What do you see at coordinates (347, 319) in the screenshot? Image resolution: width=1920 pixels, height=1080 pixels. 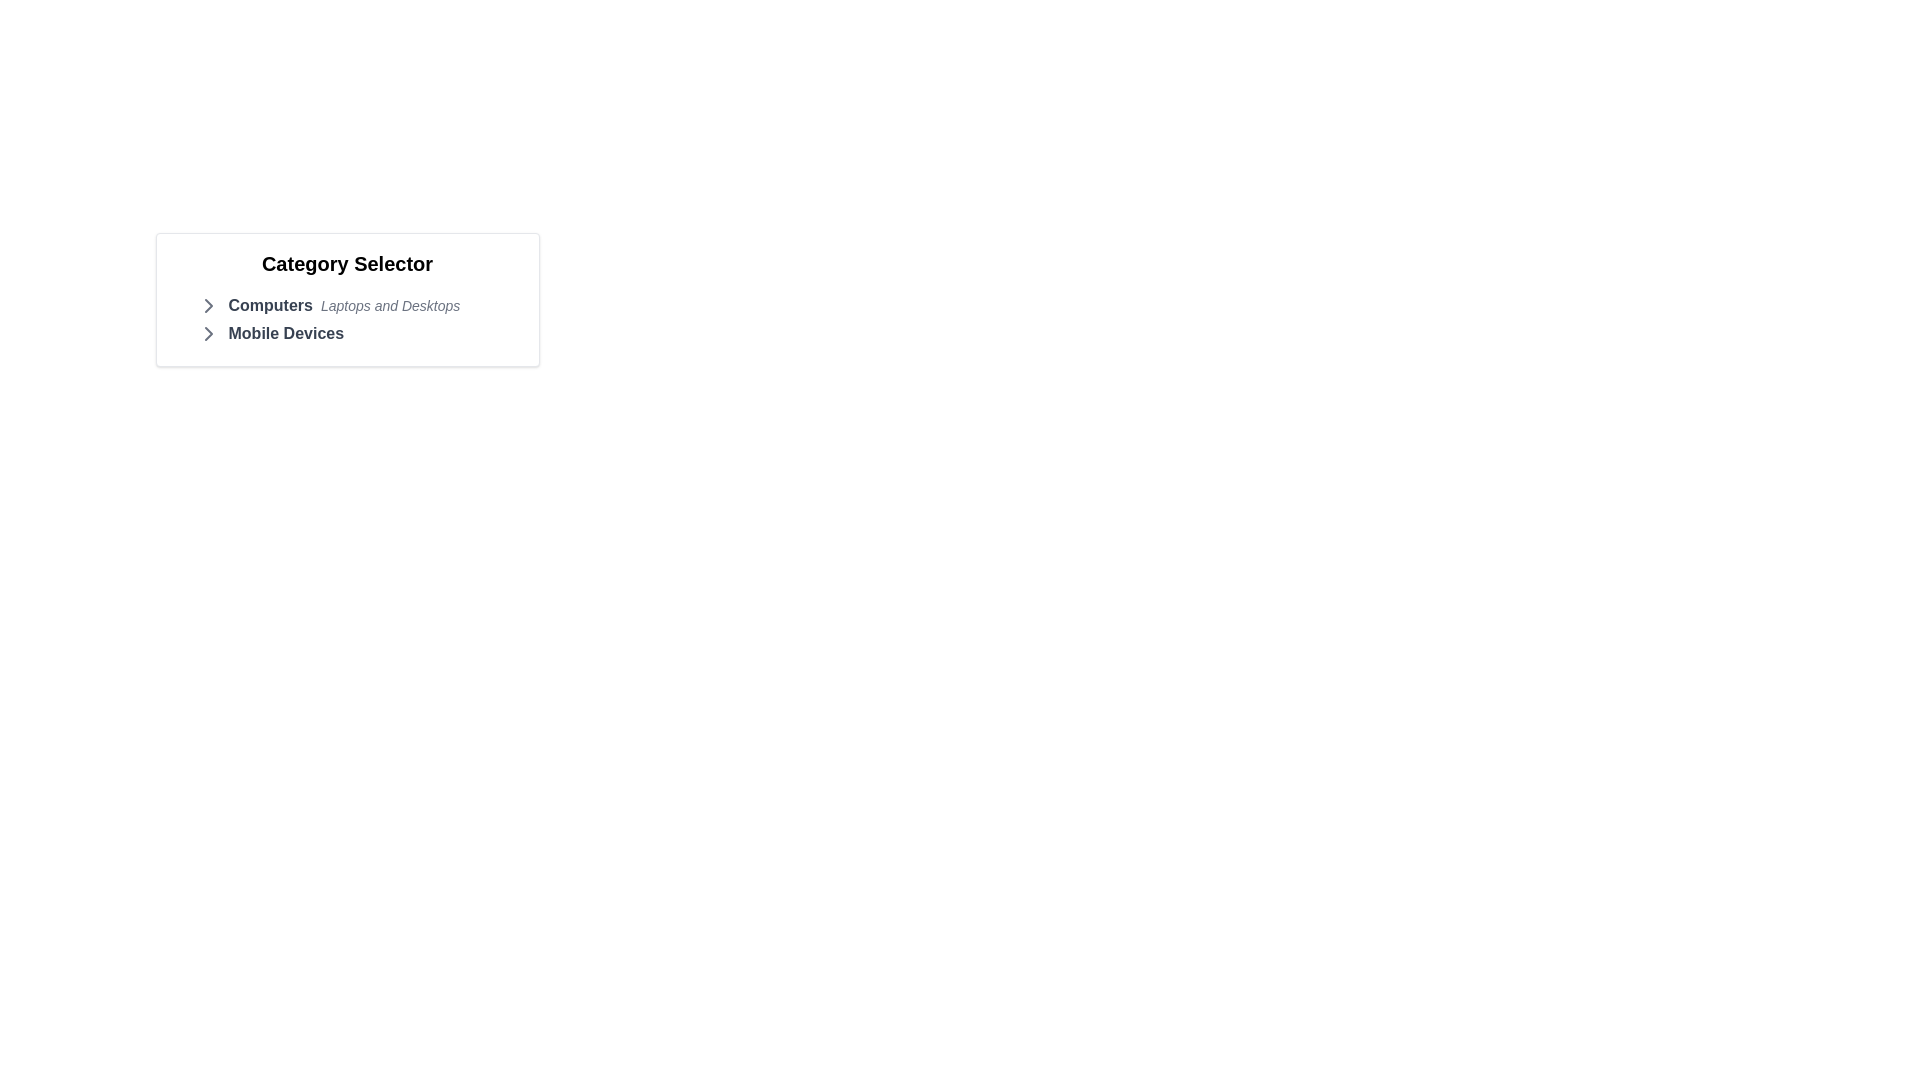 I see `the sub-elements of the 'Category Selector' list, specifically targeting the nested items for 'Computers' and 'Mobile Devices' for navigation` at bounding box center [347, 319].